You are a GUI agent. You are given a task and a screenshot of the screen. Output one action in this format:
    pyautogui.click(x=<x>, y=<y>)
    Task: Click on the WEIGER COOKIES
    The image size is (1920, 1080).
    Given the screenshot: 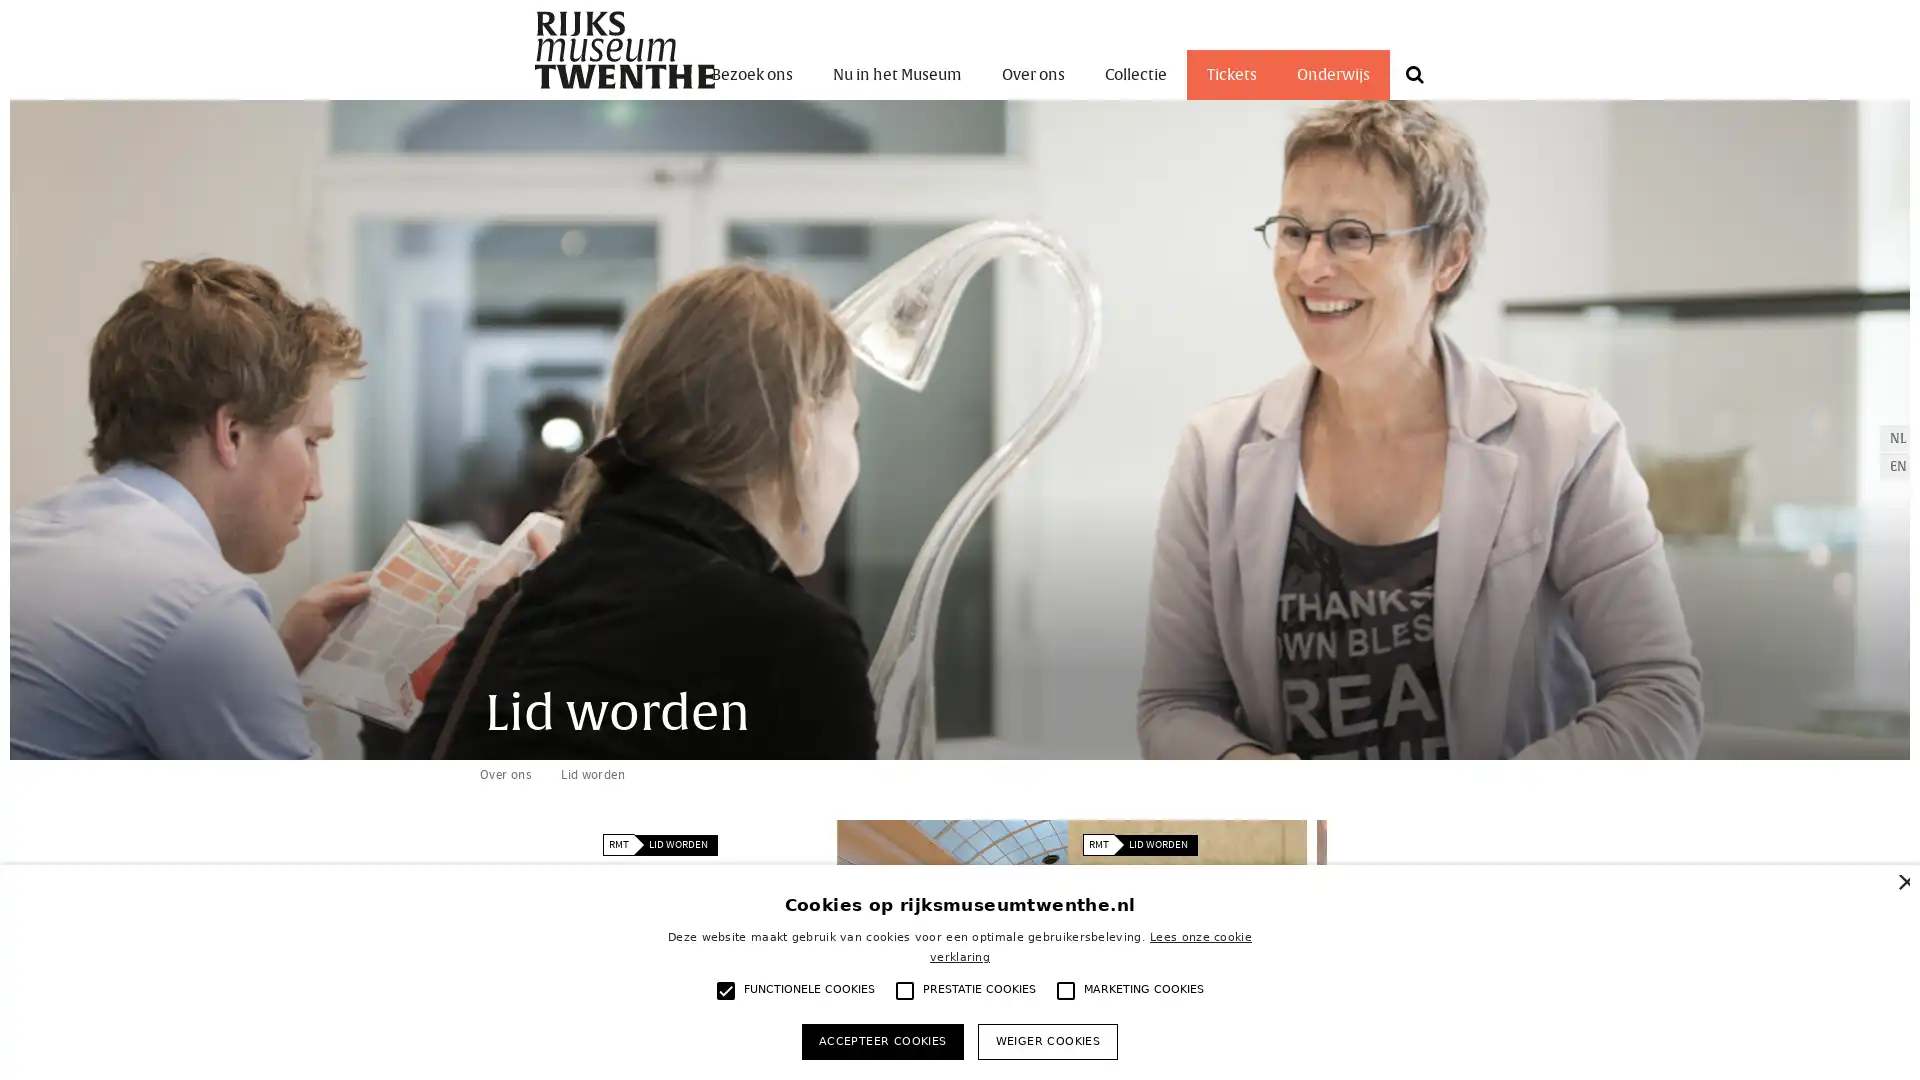 What is the action you would take?
    pyautogui.click(x=1046, y=1040)
    